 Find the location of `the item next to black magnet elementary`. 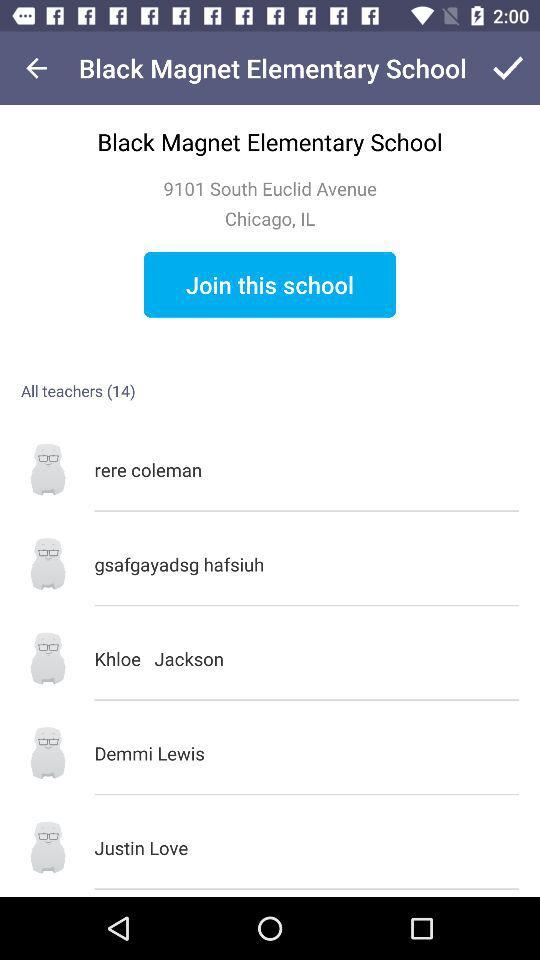

the item next to black magnet elementary is located at coordinates (36, 68).